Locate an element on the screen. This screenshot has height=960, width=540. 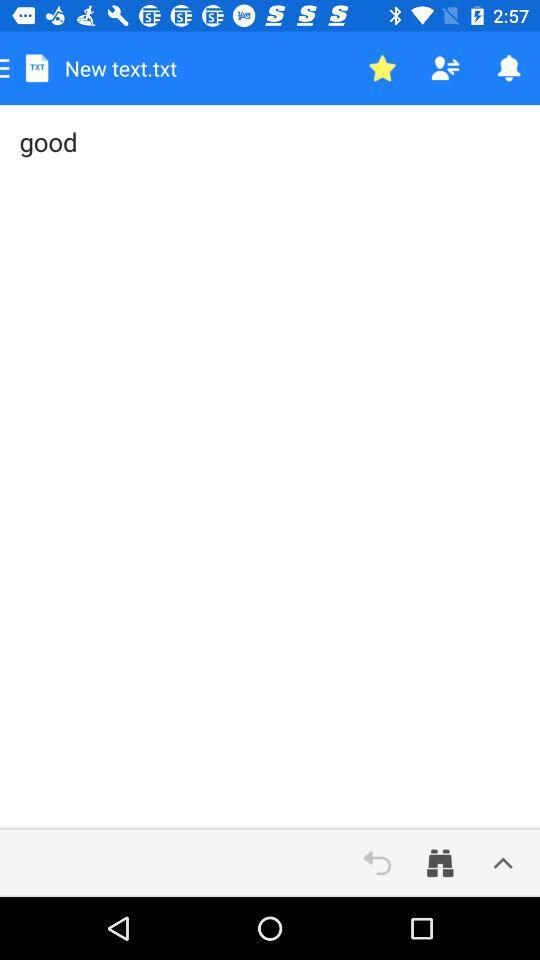
the icon above the good is located at coordinates (445, 68).